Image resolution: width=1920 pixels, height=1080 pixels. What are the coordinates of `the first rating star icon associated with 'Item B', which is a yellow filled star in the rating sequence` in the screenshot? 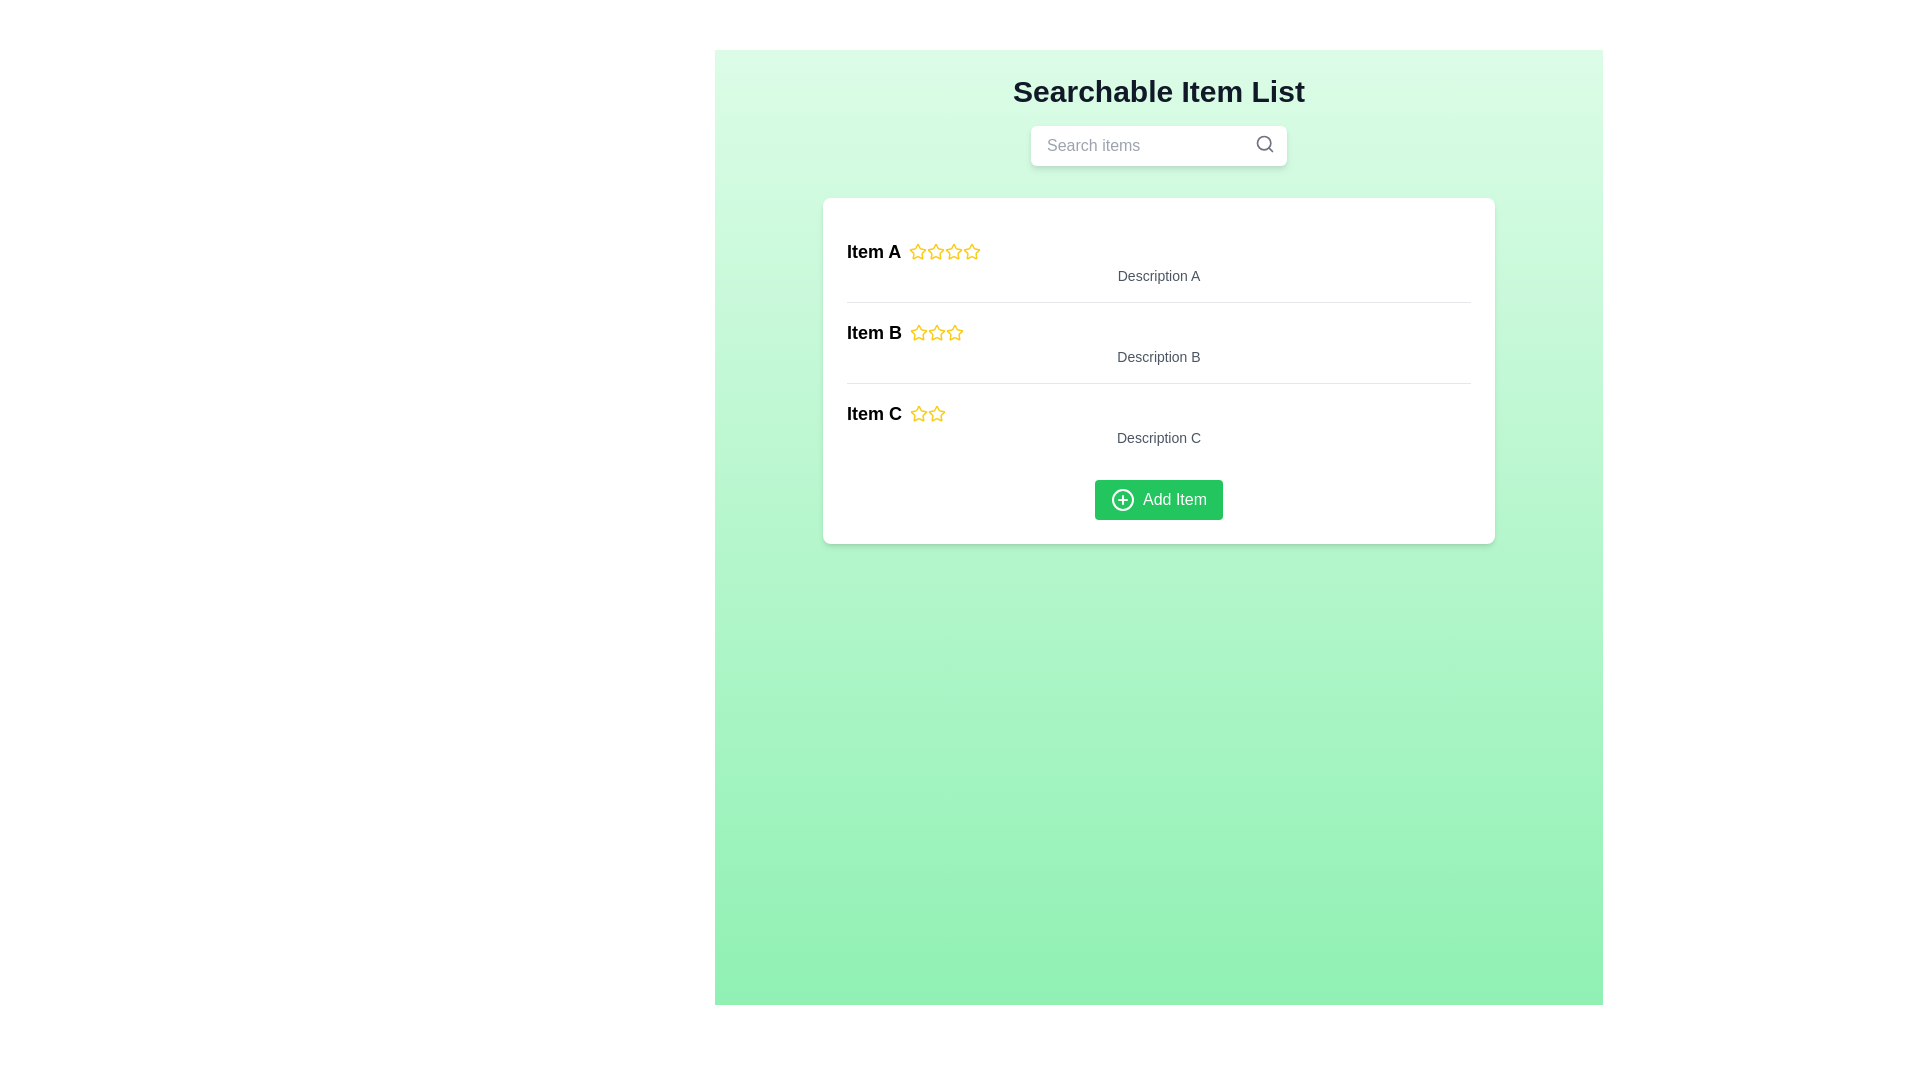 It's located at (918, 331).